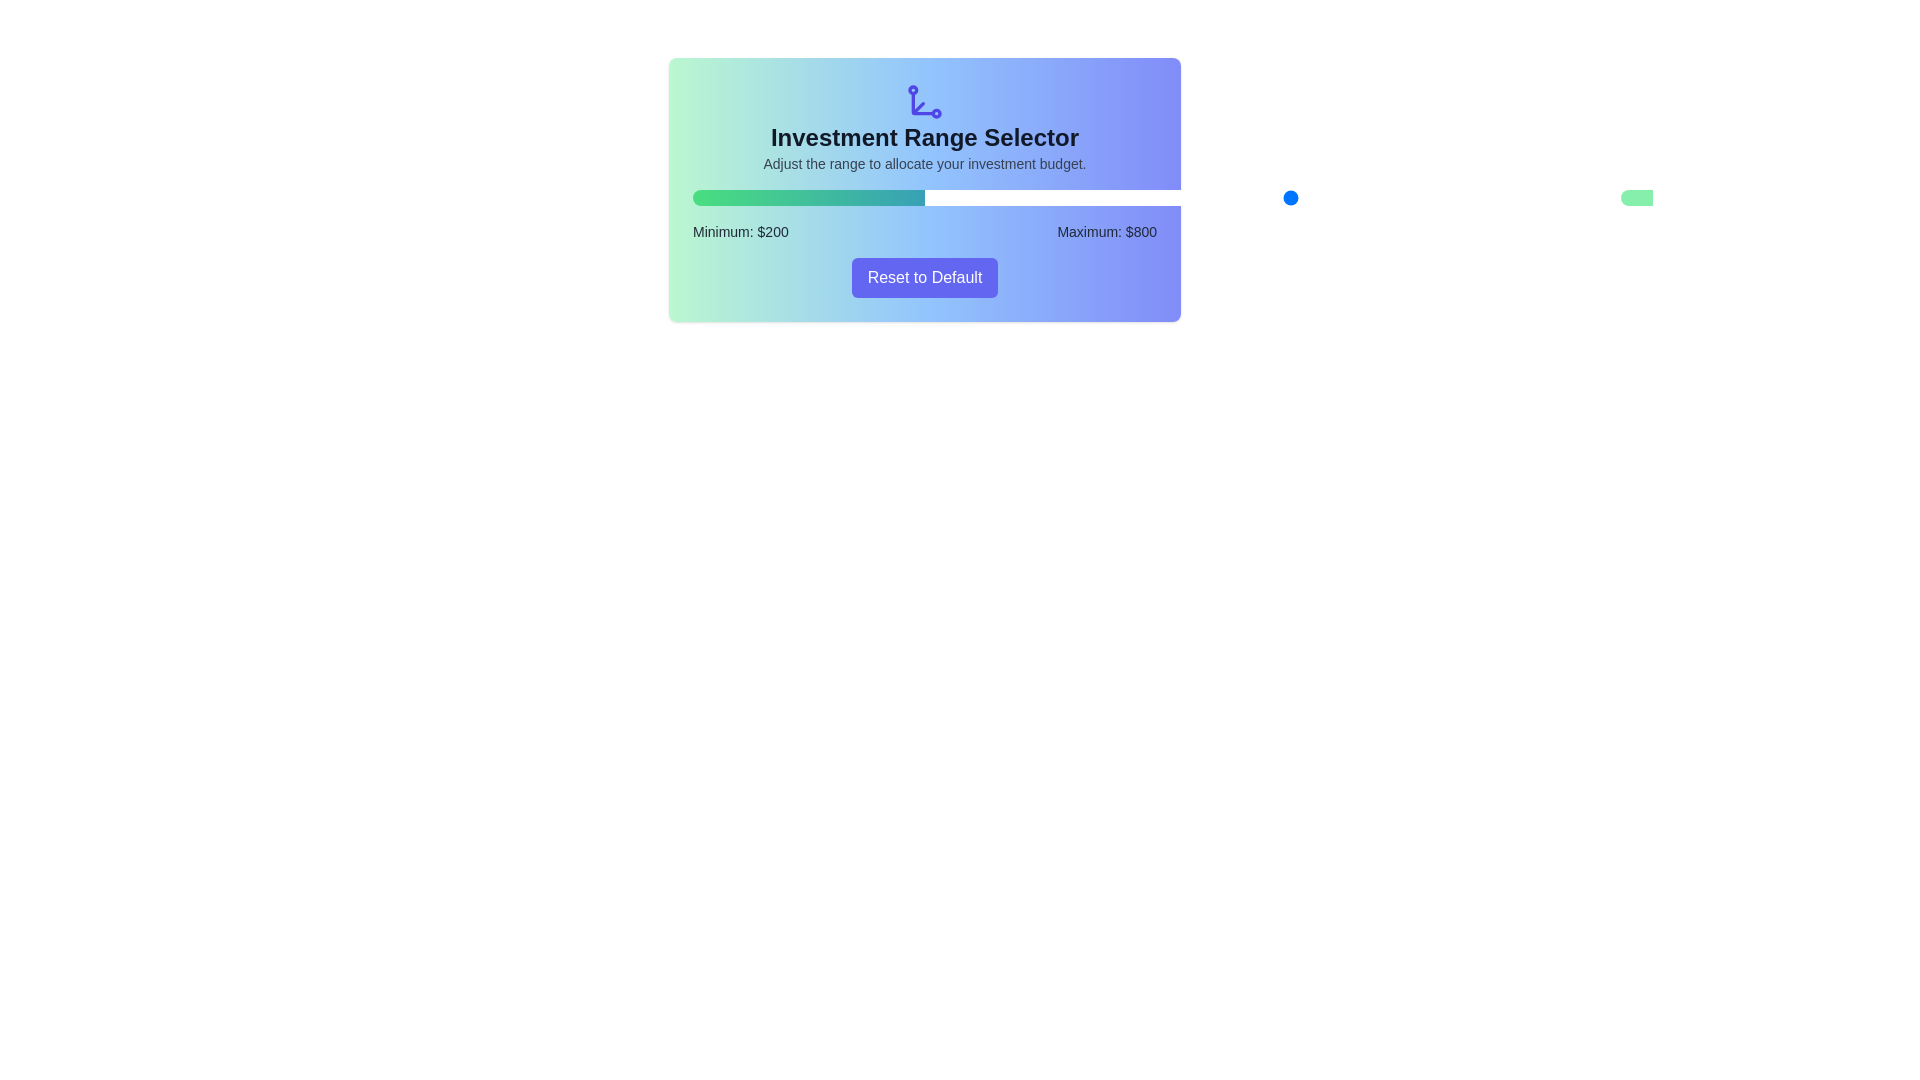 This screenshot has height=1080, width=1920. I want to click on the minimum investment range slider to 851, so click(1319, 197).